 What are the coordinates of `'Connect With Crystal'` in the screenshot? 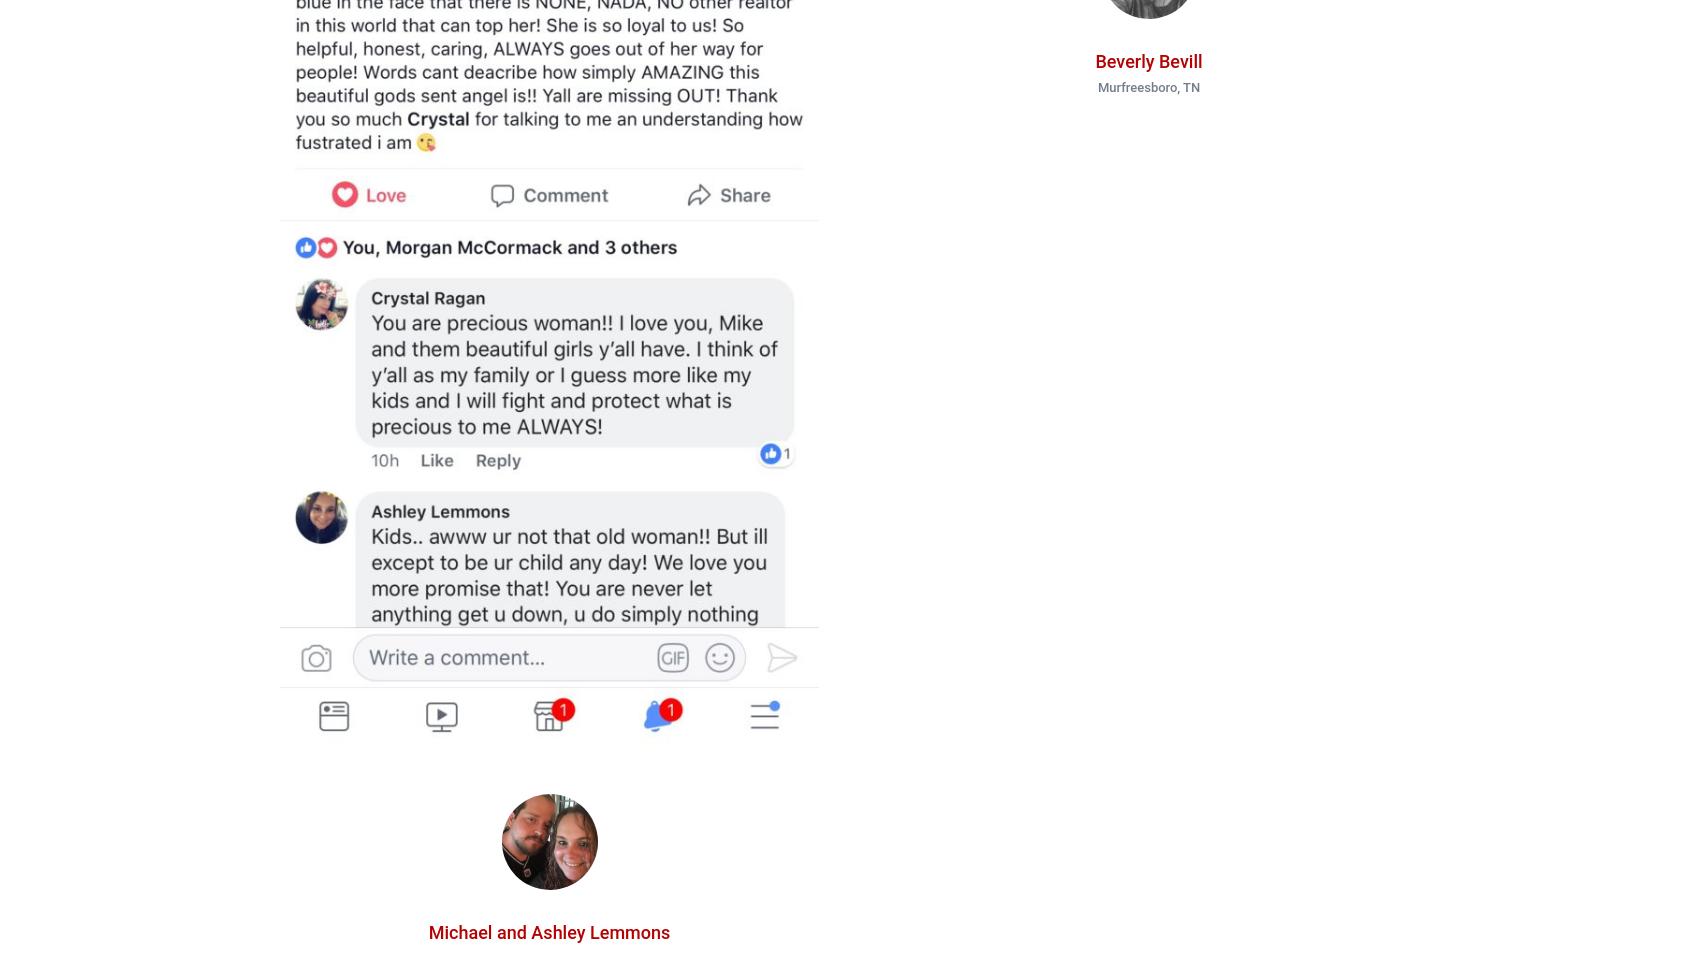 It's located at (548, 750).